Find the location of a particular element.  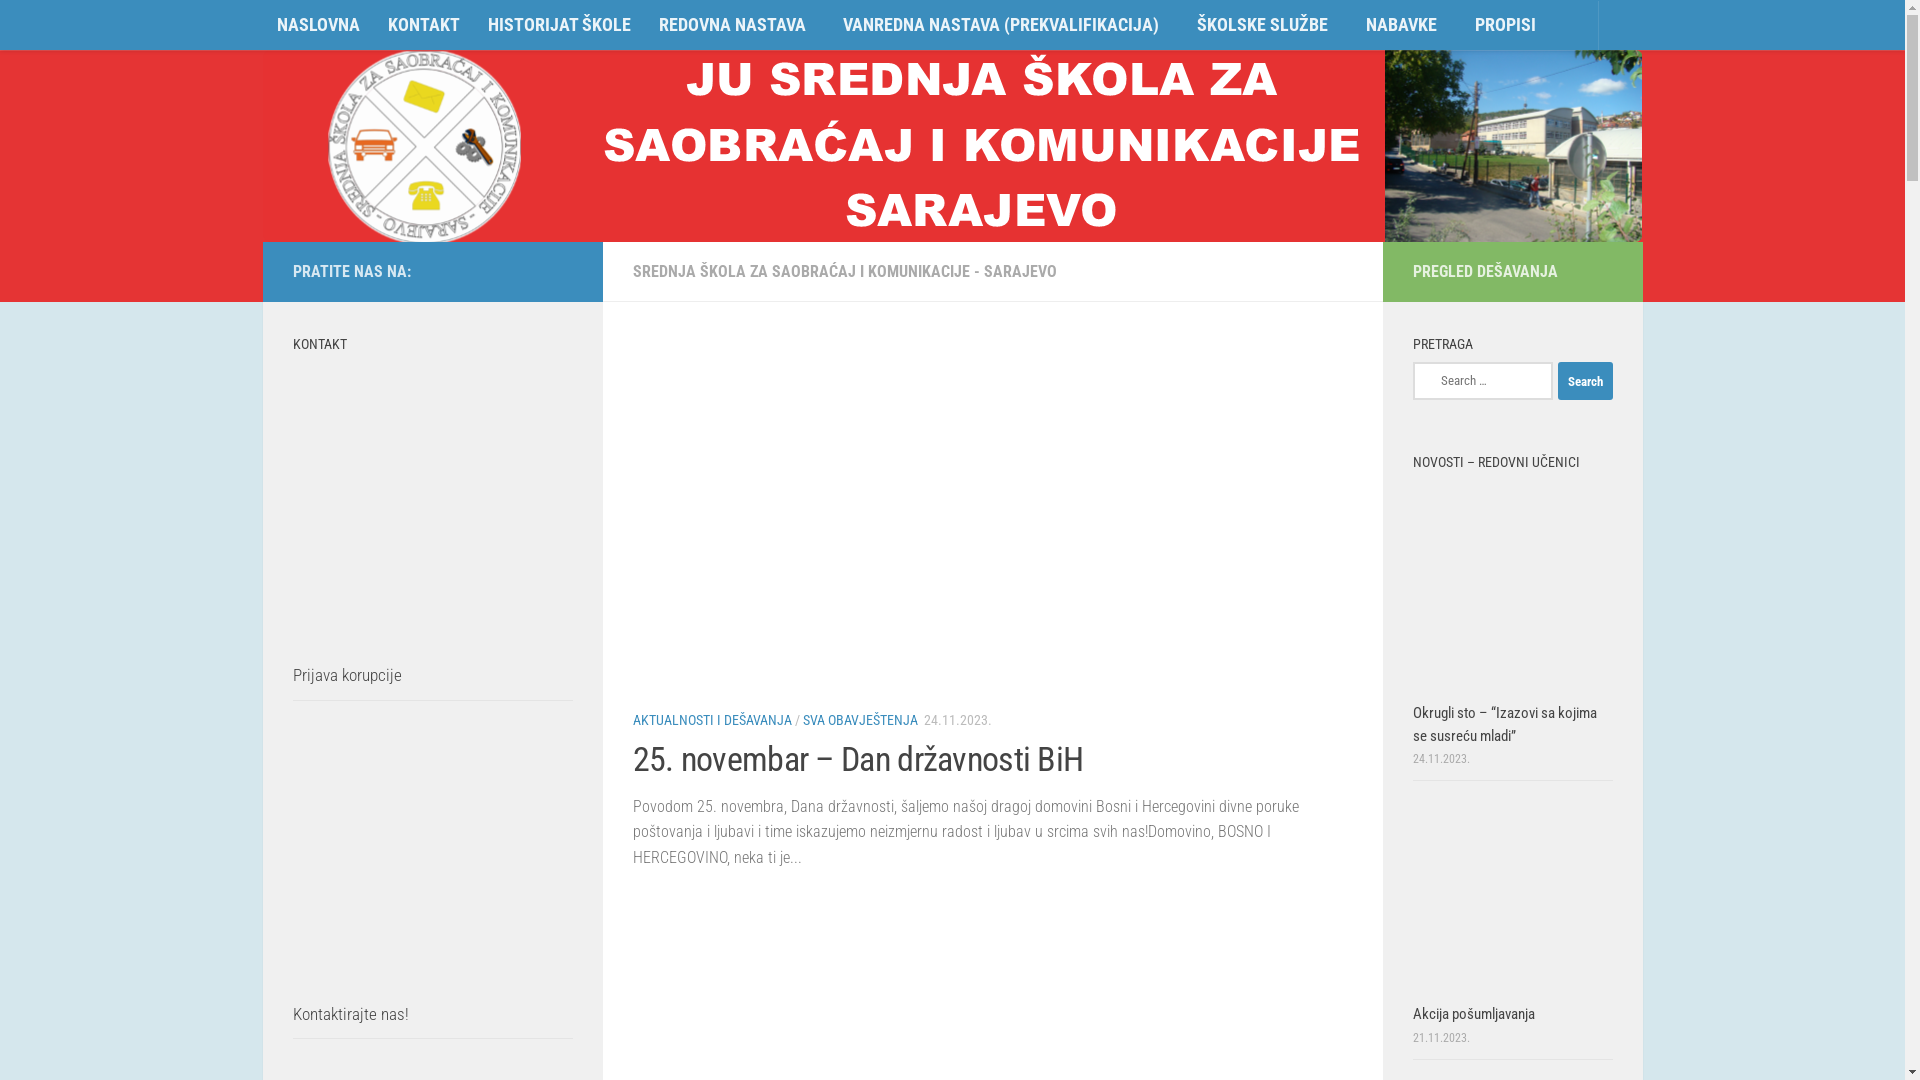

'Skip to content' is located at coordinates (4, 27).